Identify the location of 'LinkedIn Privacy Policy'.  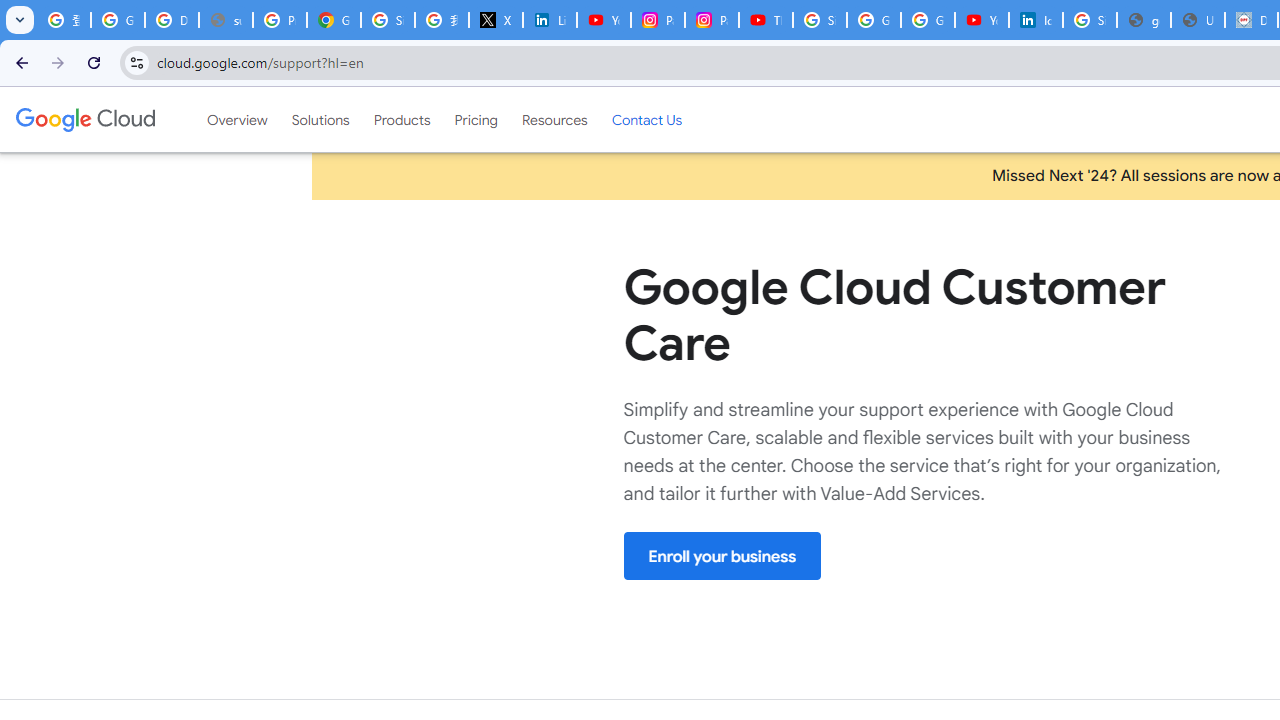
(550, 20).